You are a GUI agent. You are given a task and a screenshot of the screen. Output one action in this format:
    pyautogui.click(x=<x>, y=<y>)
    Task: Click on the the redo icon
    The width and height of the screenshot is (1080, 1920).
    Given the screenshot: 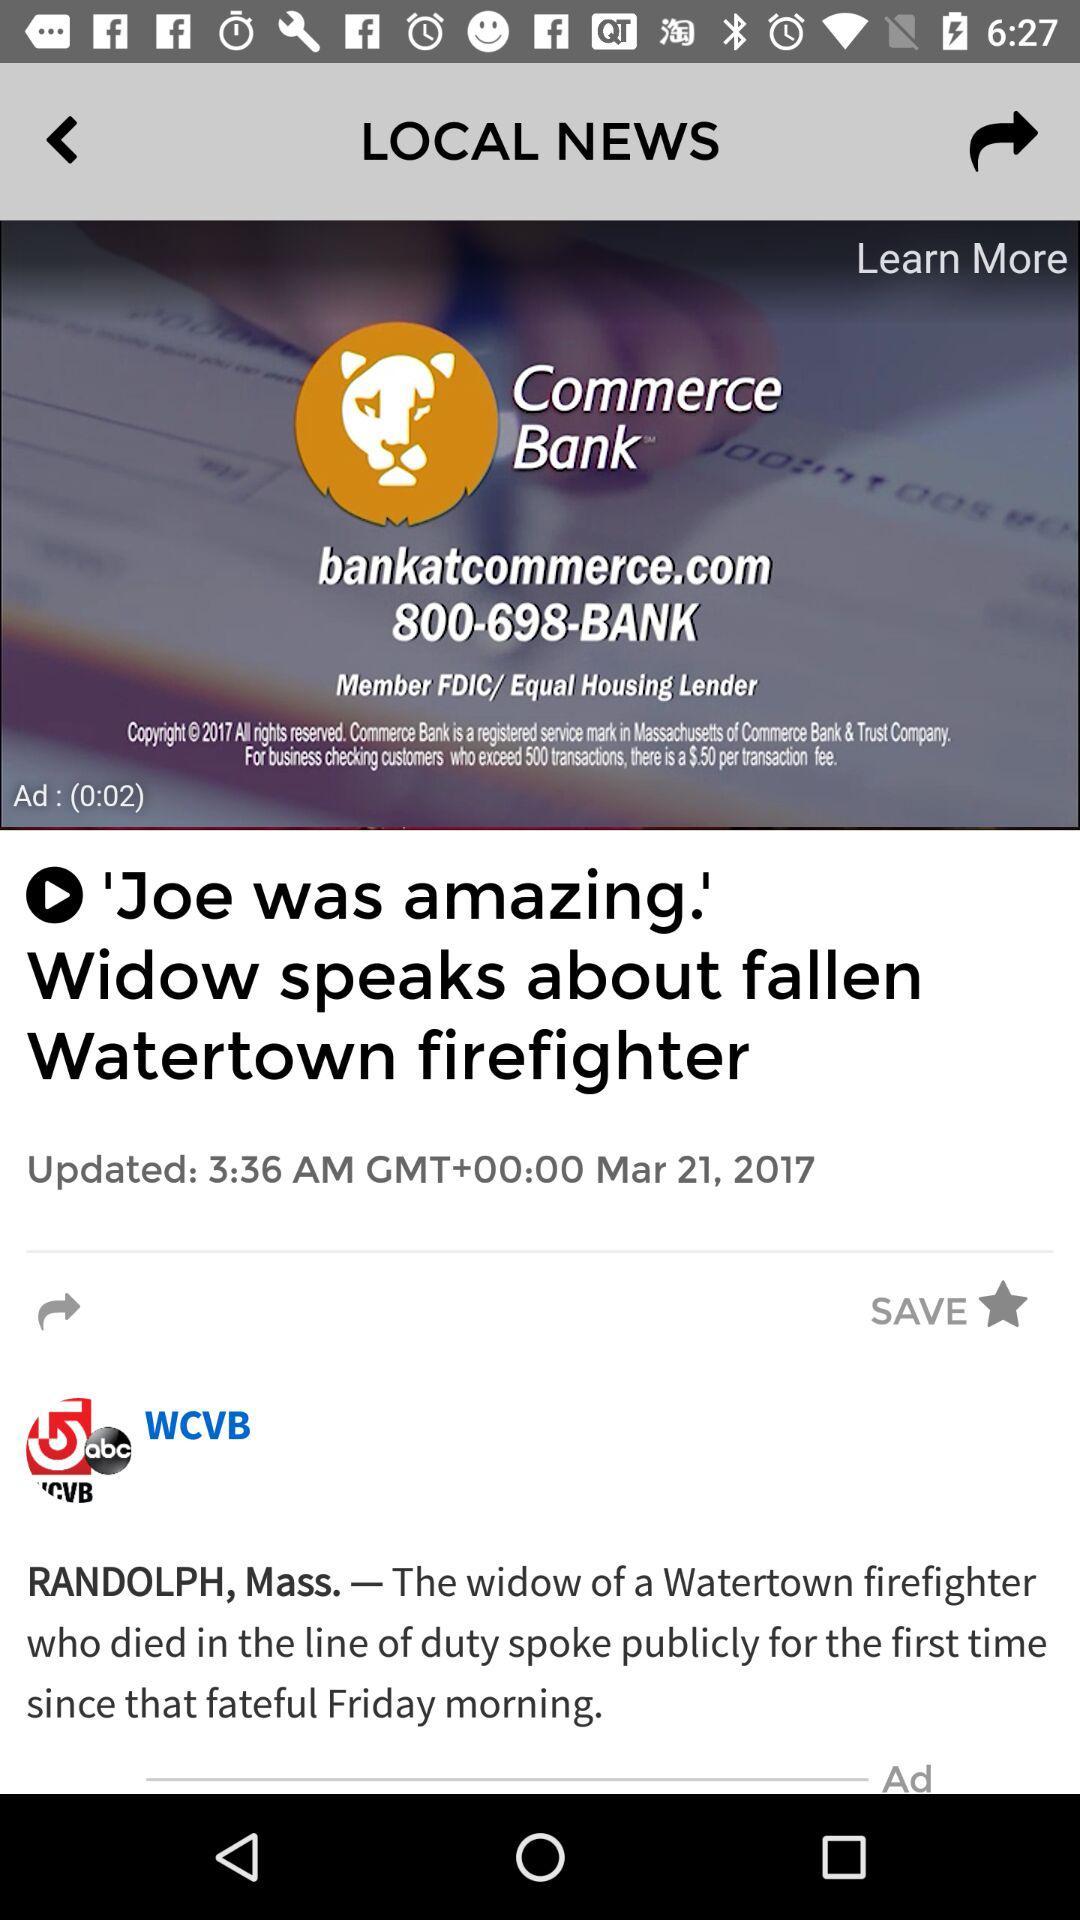 What is the action you would take?
    pyautogui.click(x=1003, y=140)
    